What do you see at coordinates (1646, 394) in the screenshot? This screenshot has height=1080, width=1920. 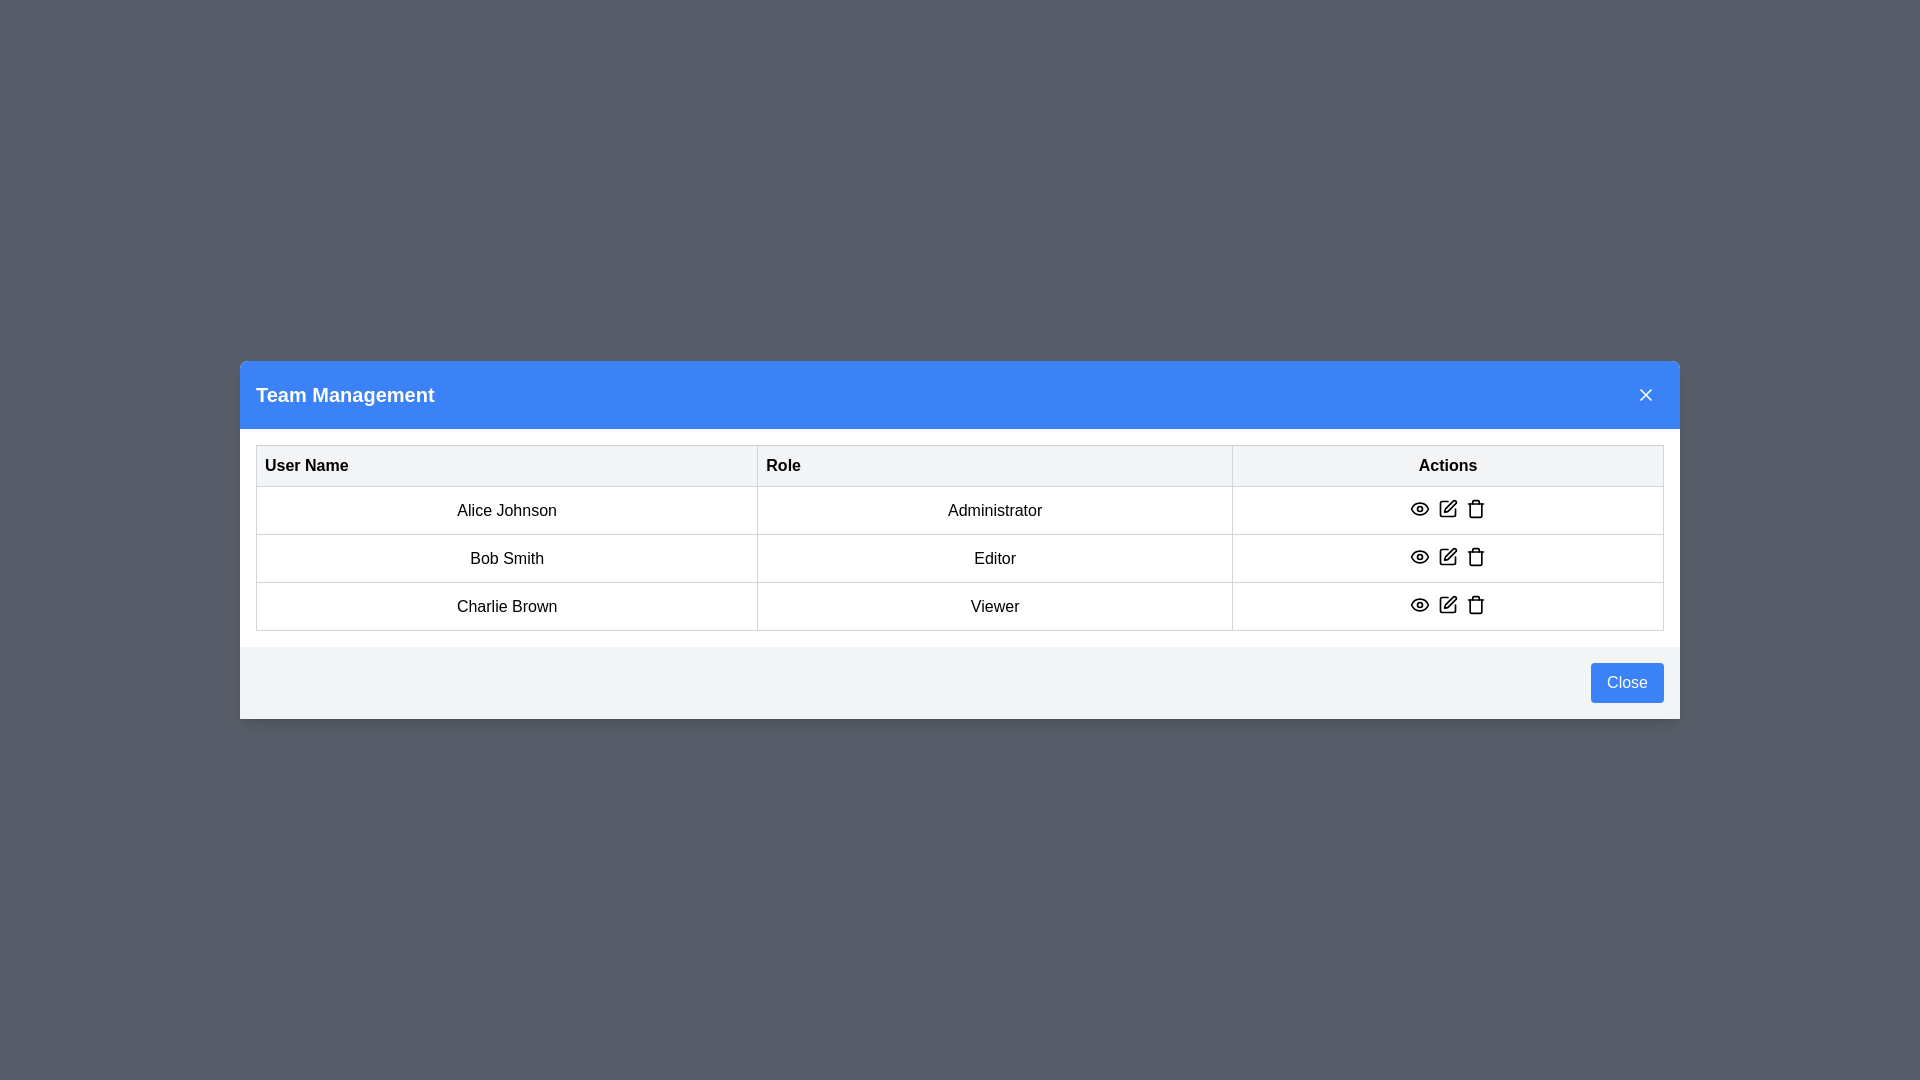 I see `the close button located in the top-right corner of the 'Team Management' header` at bounding box center [1646, 394].